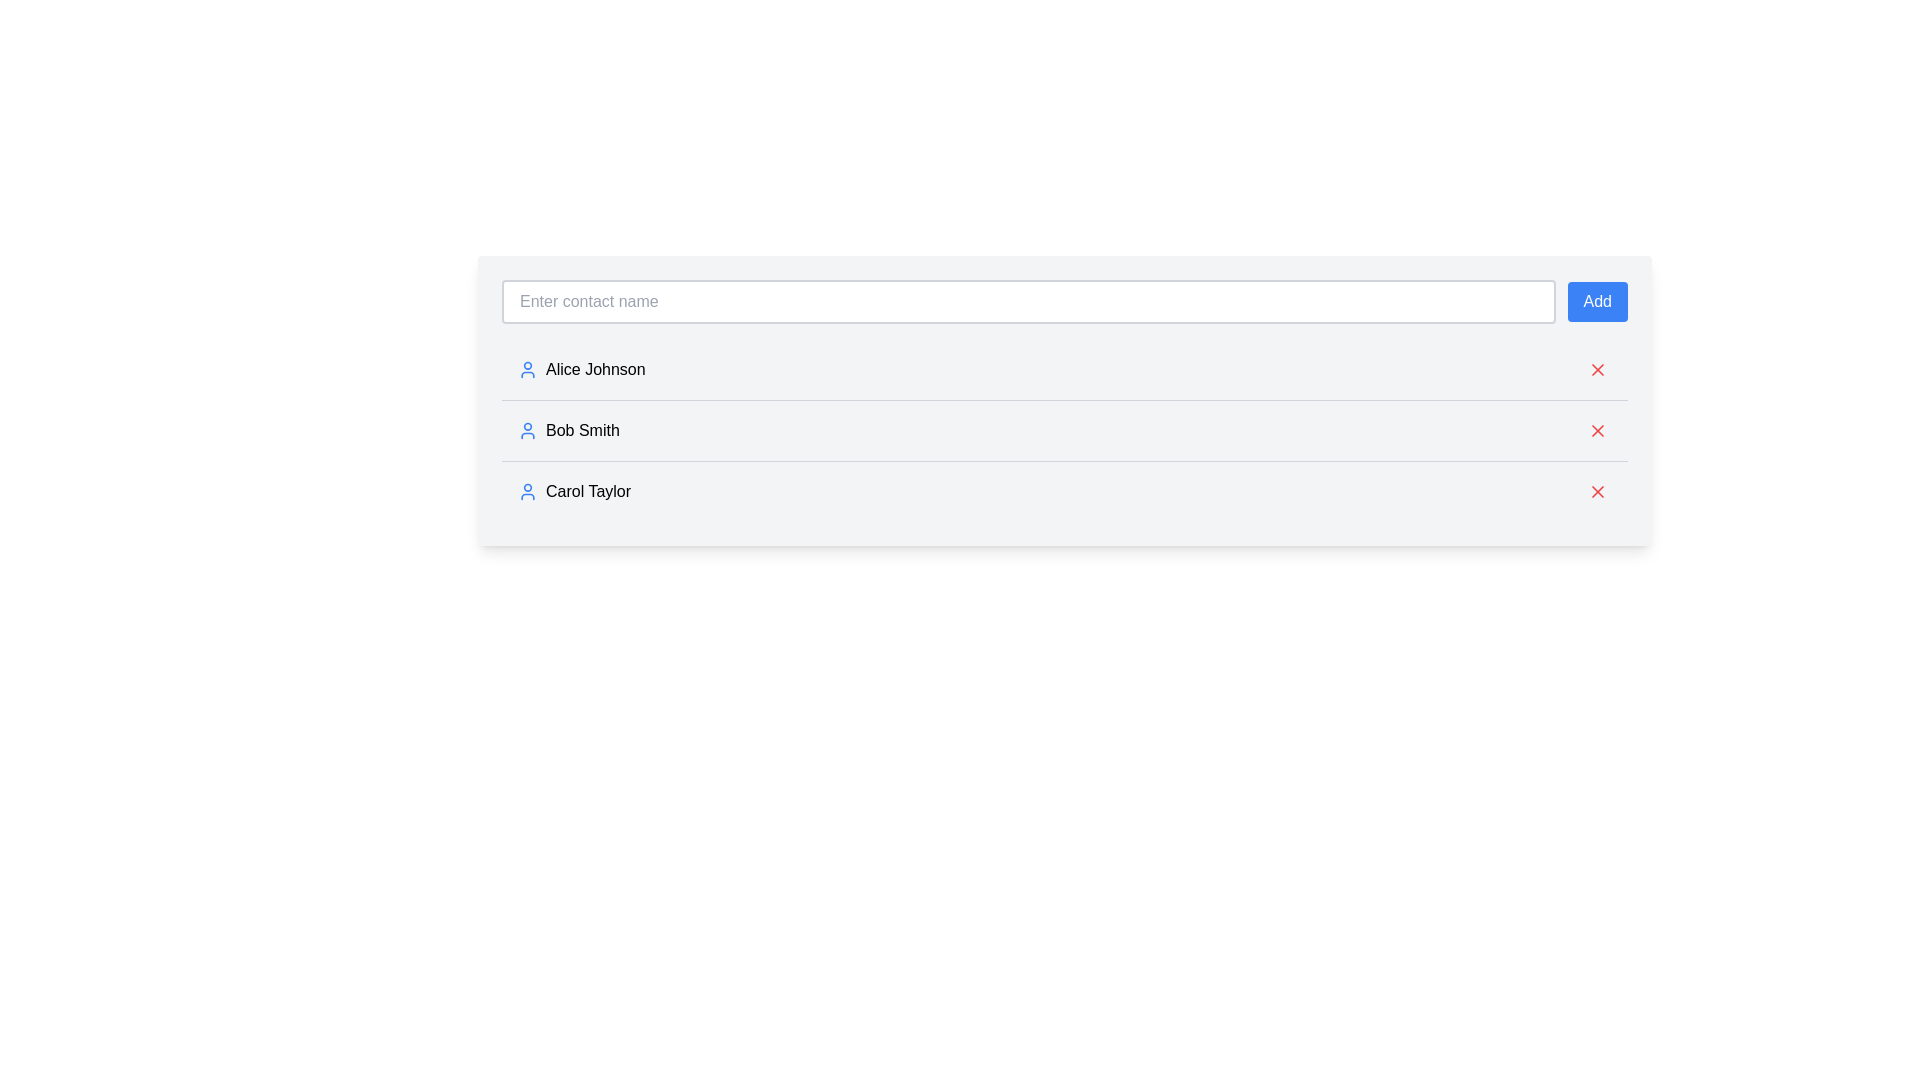 The height and width of the screenshot is (1080, 1920). Describe the element at coordinates (581, 430) in the screenshot. I see `the text label representing the name of a listed contact, which is located in the second row of a vertical contact list, next to a user icon and above a red delete icon` at that location.